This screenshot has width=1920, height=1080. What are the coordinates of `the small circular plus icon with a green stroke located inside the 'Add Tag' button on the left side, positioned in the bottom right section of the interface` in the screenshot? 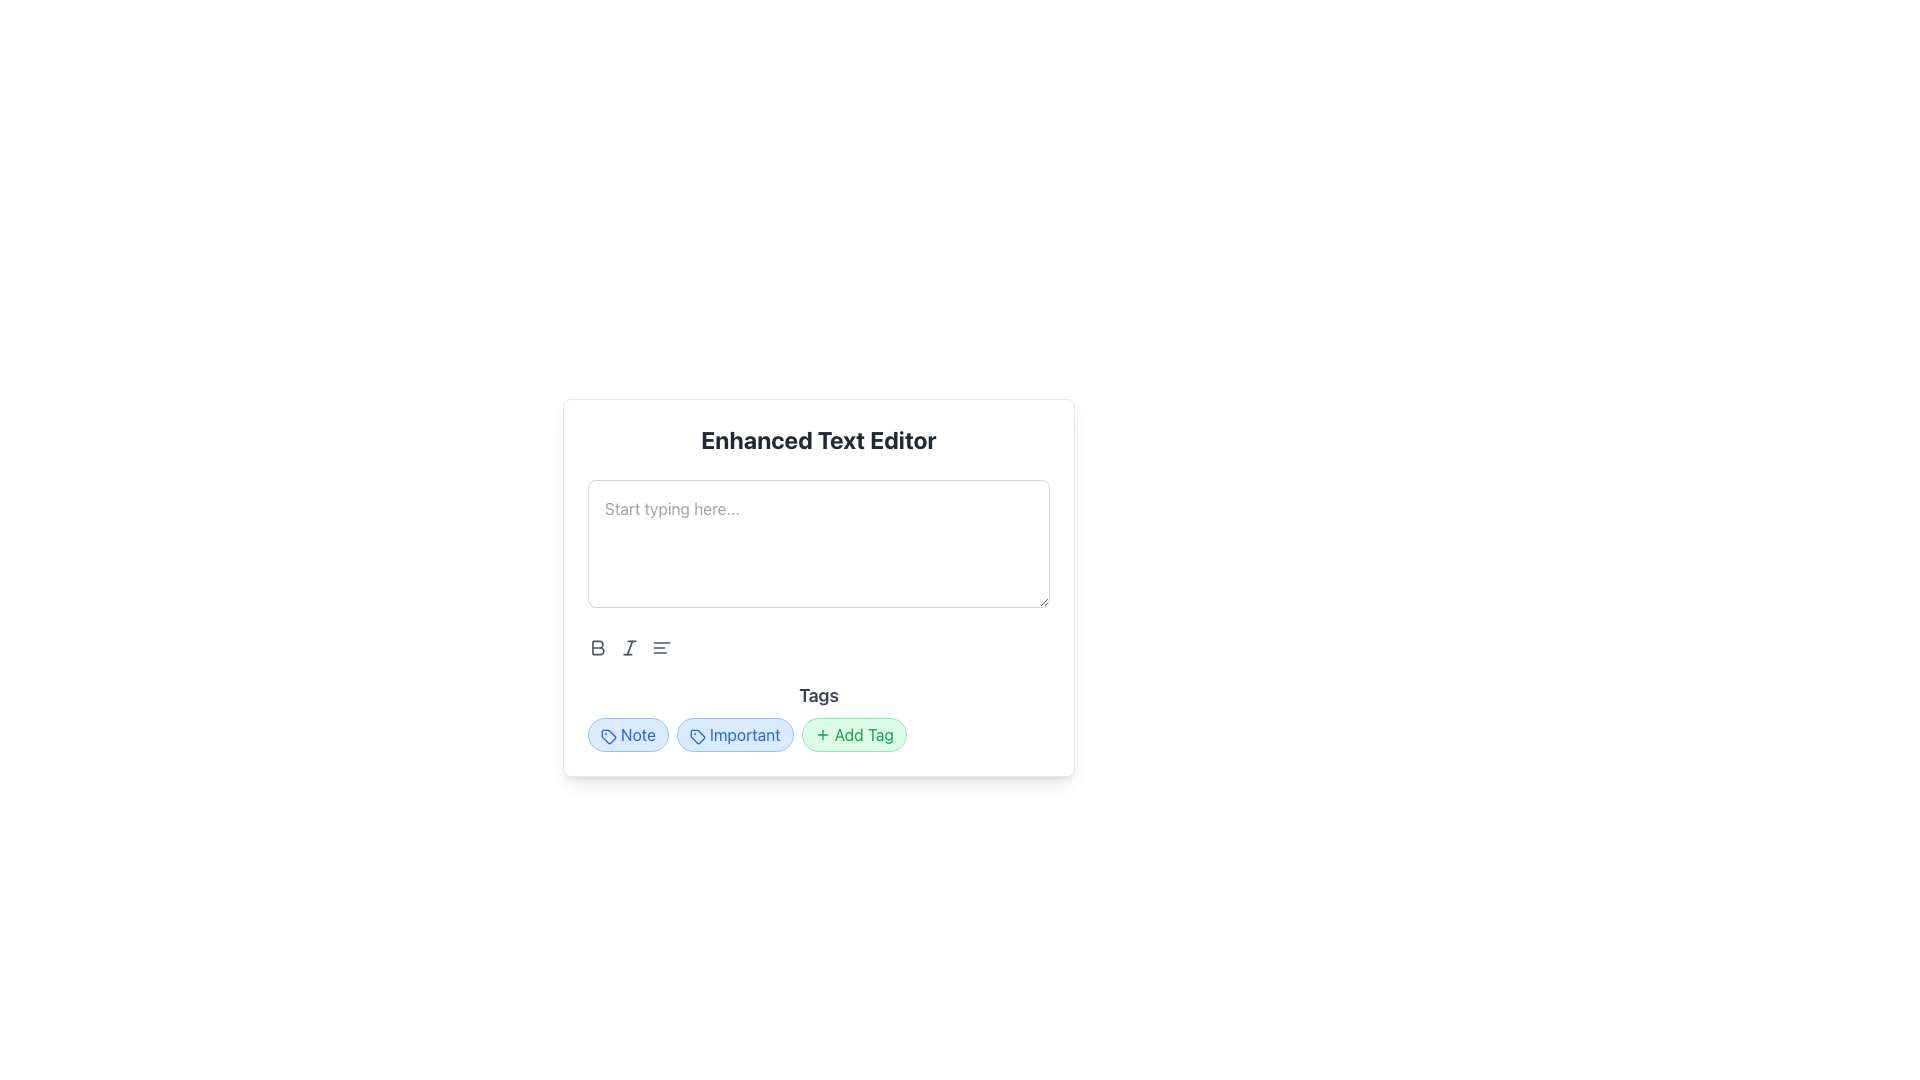 It's located at (822, 735).